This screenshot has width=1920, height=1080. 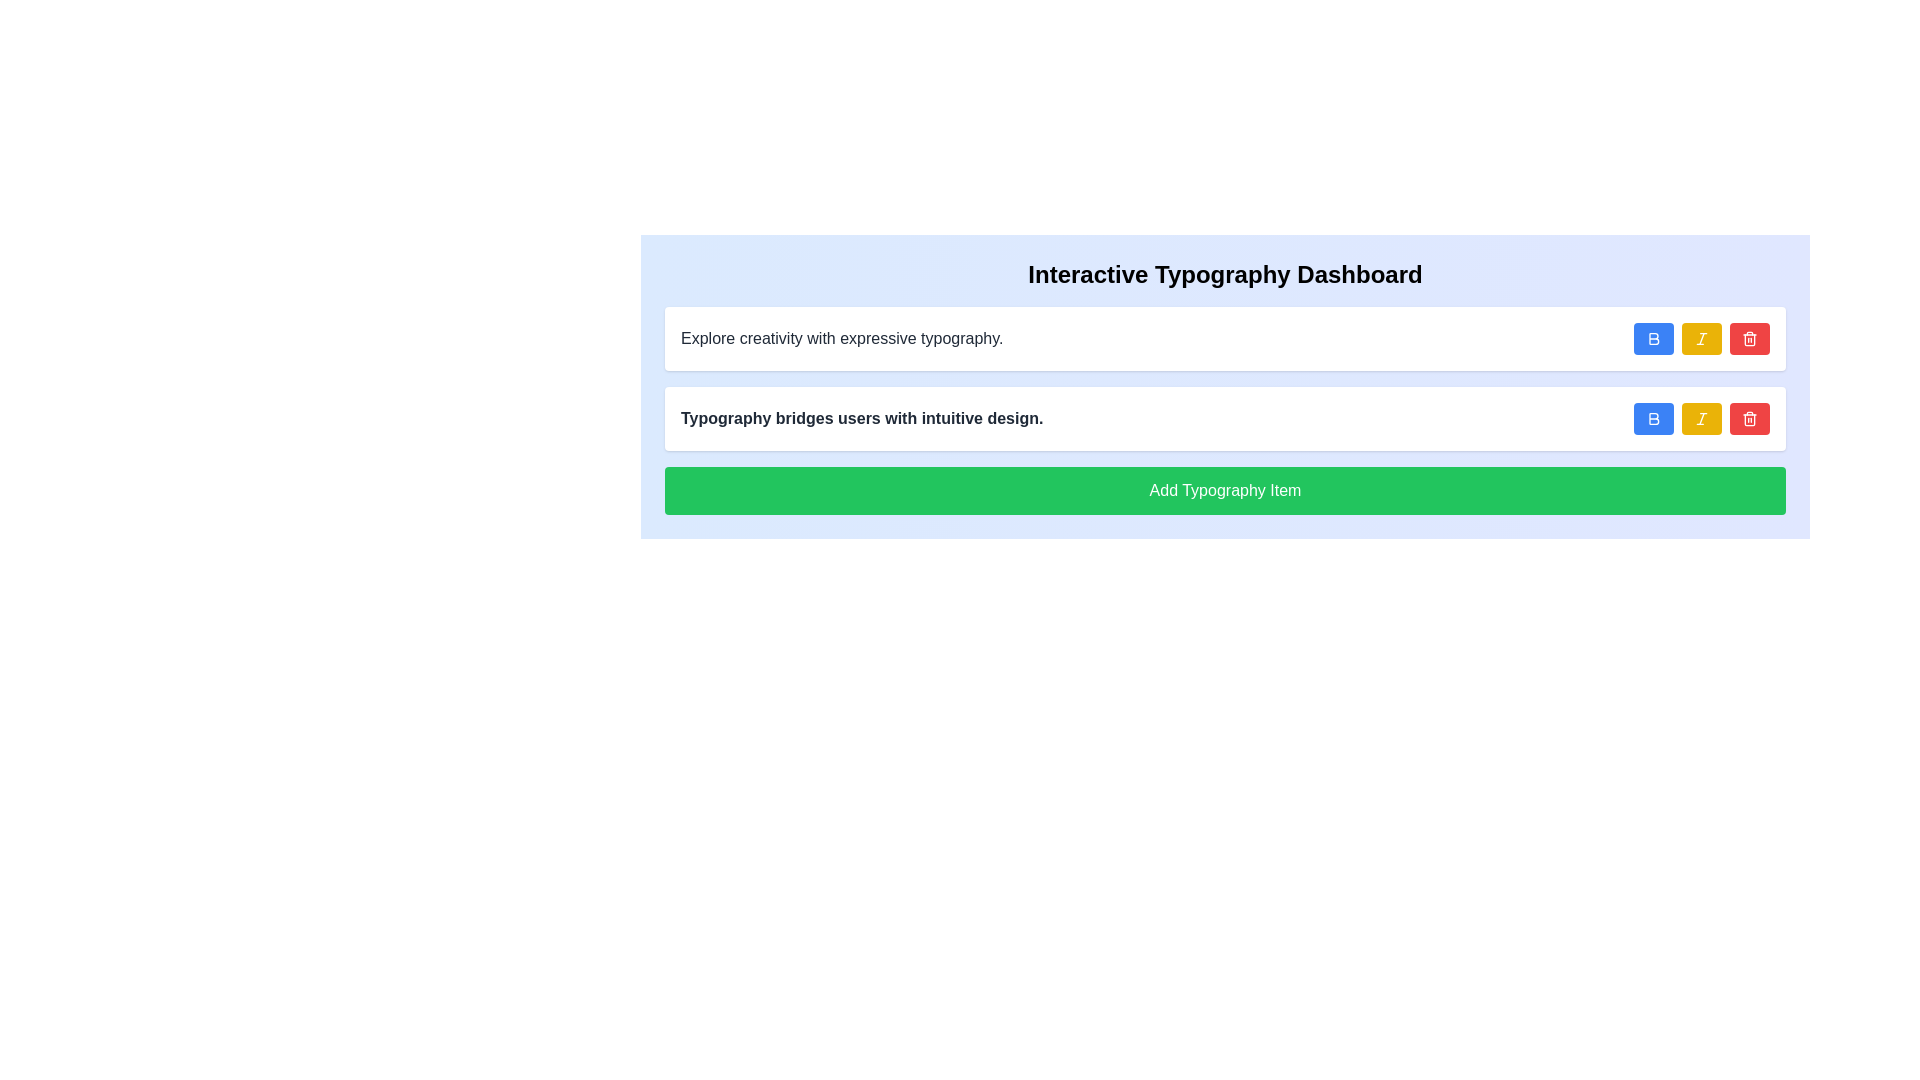 I want to click on the bold icon within the blue rectangular button located in the second row of typography items, aligned to the left among the action buttons, so click(x=1654, y=418).